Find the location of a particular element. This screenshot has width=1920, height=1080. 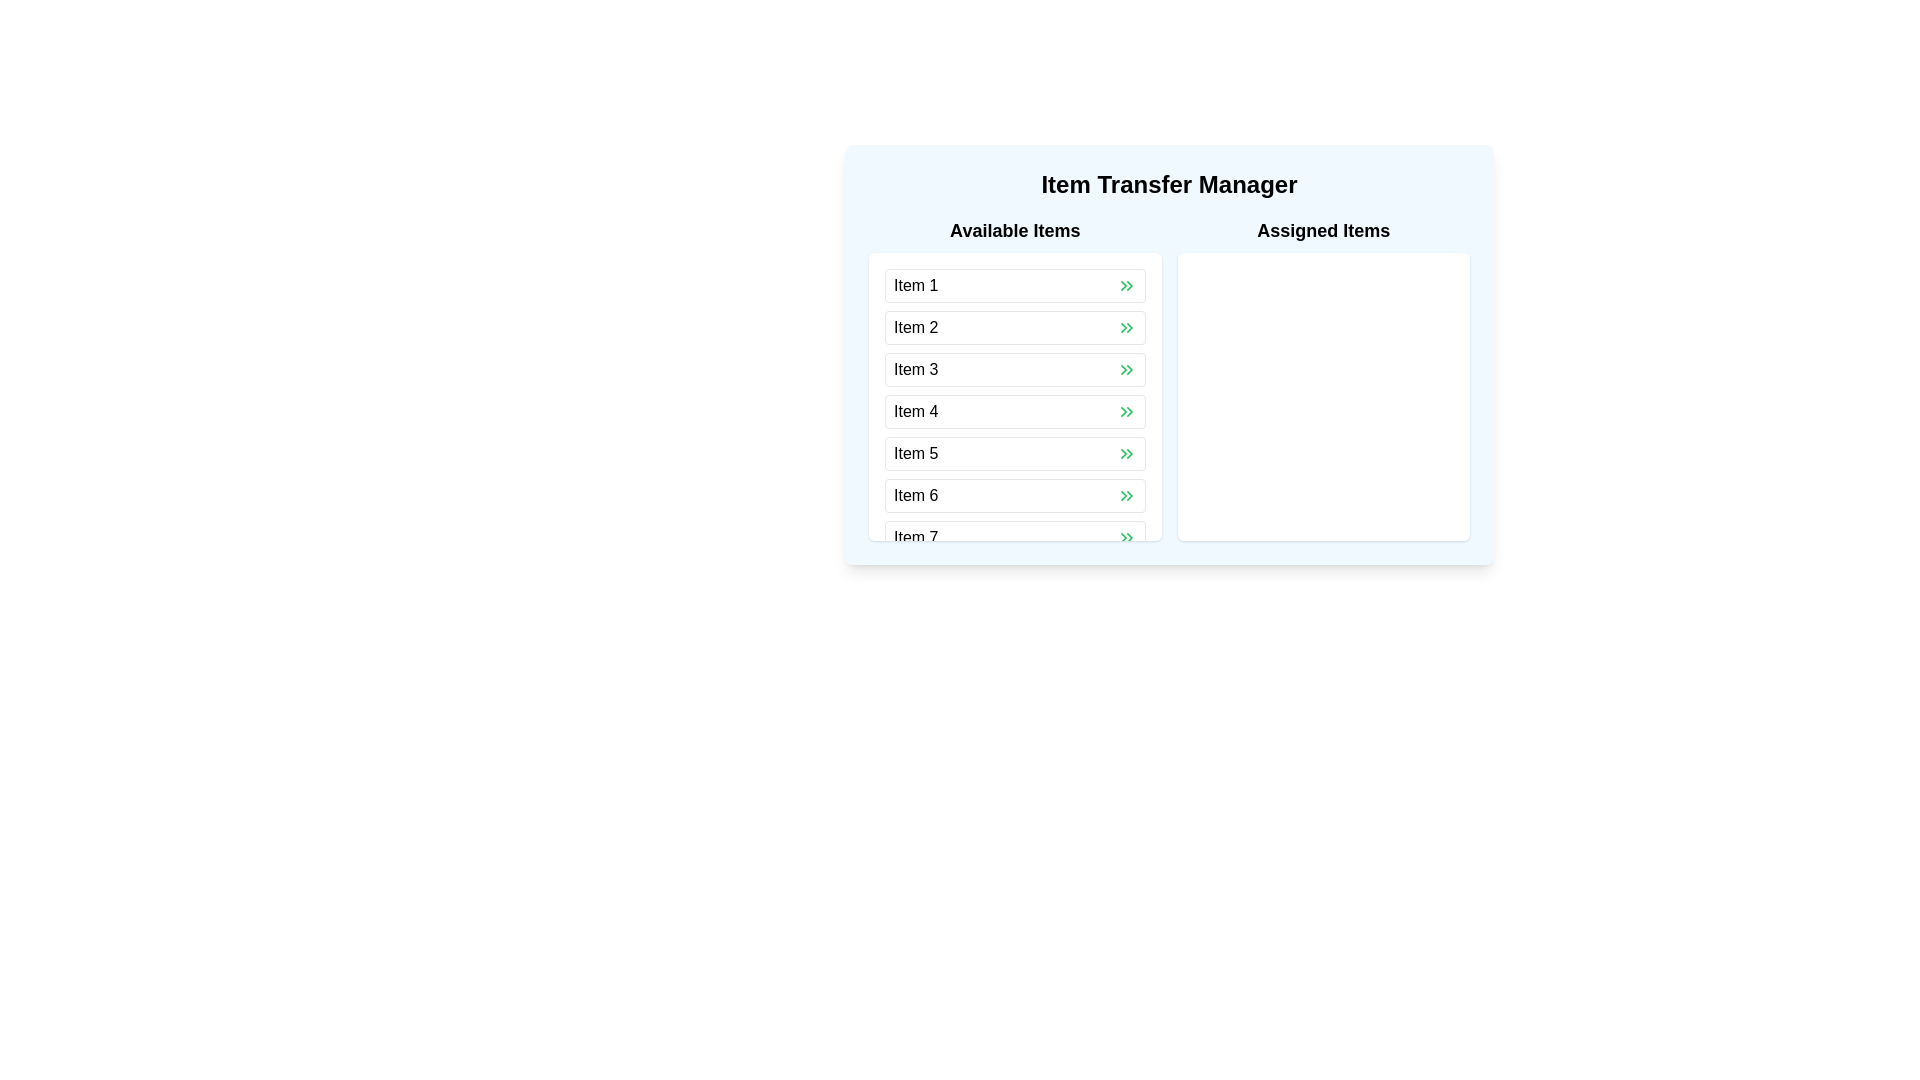

the small right-pointing double-chevron icon styled in green located at the far-right of the 'Item 7' row in the 'Available Items' panel to initiate item transfer is located at coordinates (1126, 536).